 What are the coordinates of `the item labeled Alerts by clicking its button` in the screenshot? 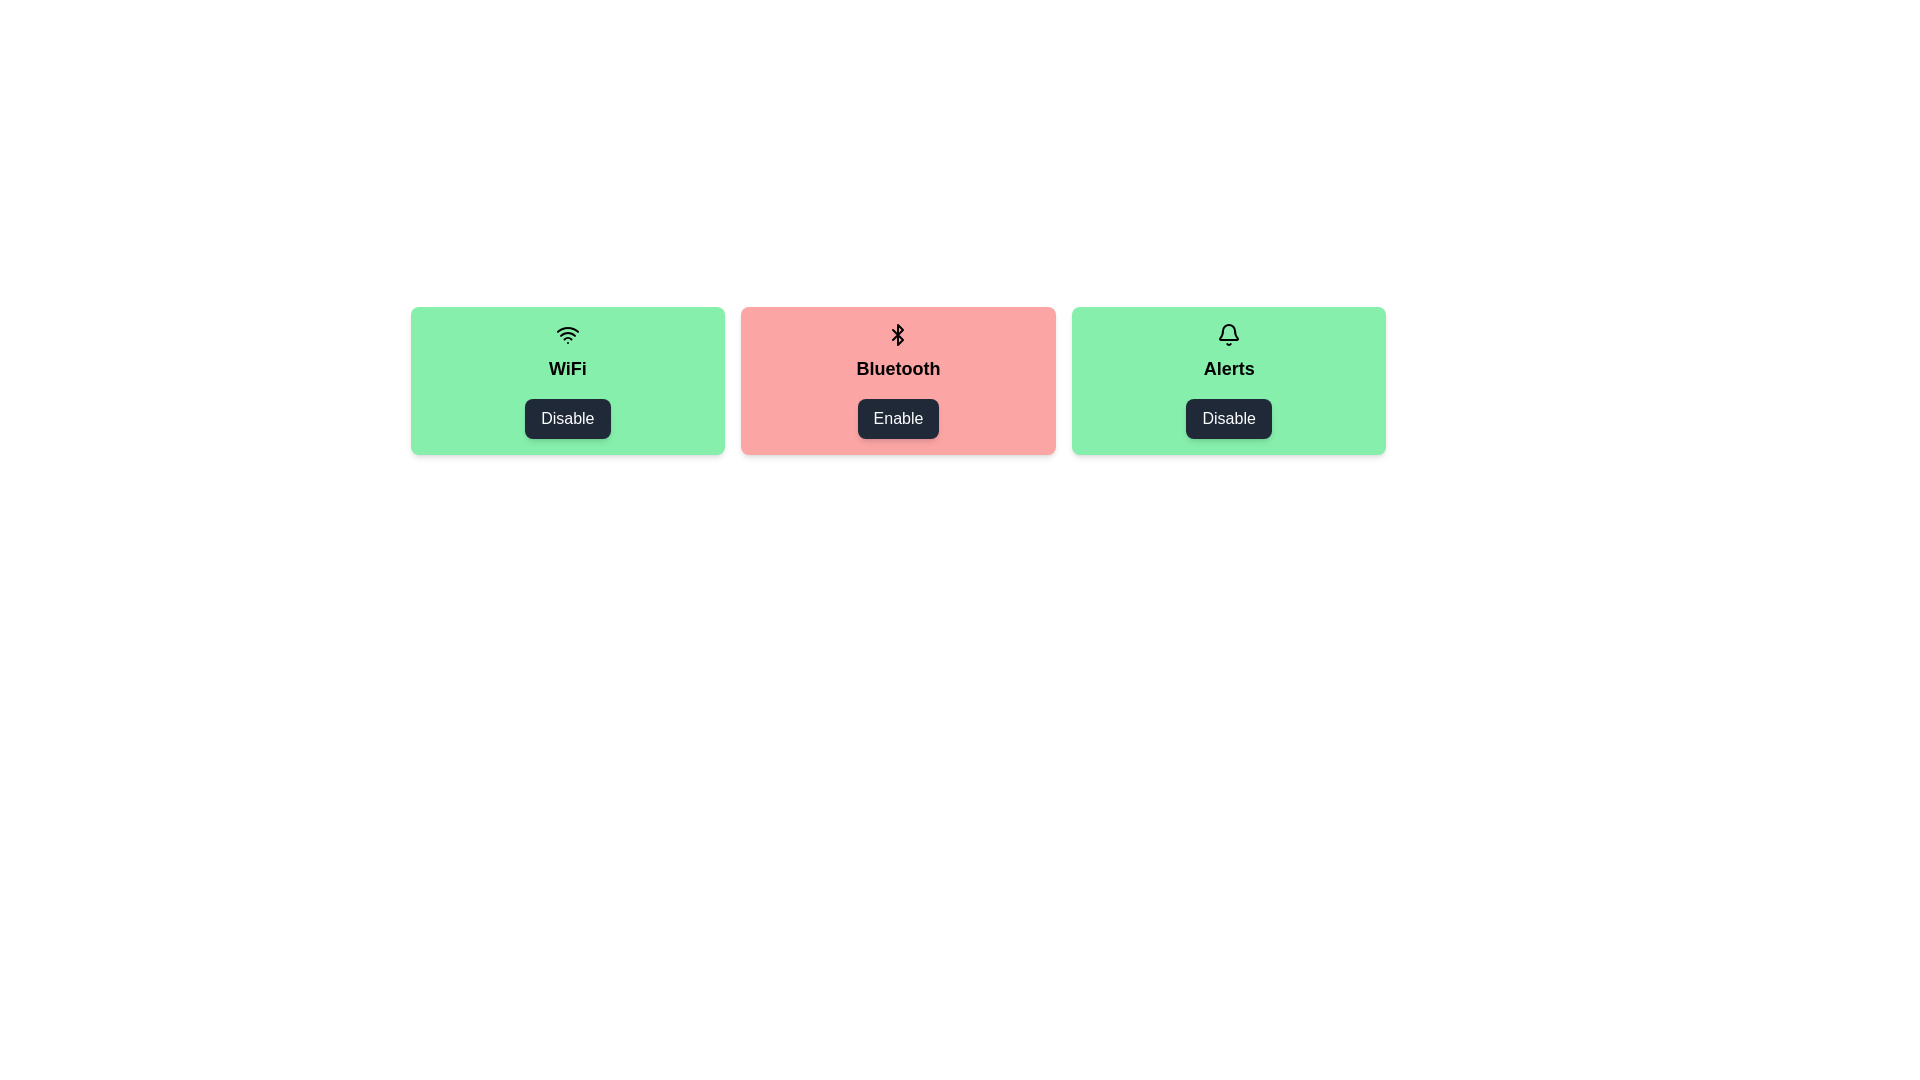 It's located at (1228, 418).